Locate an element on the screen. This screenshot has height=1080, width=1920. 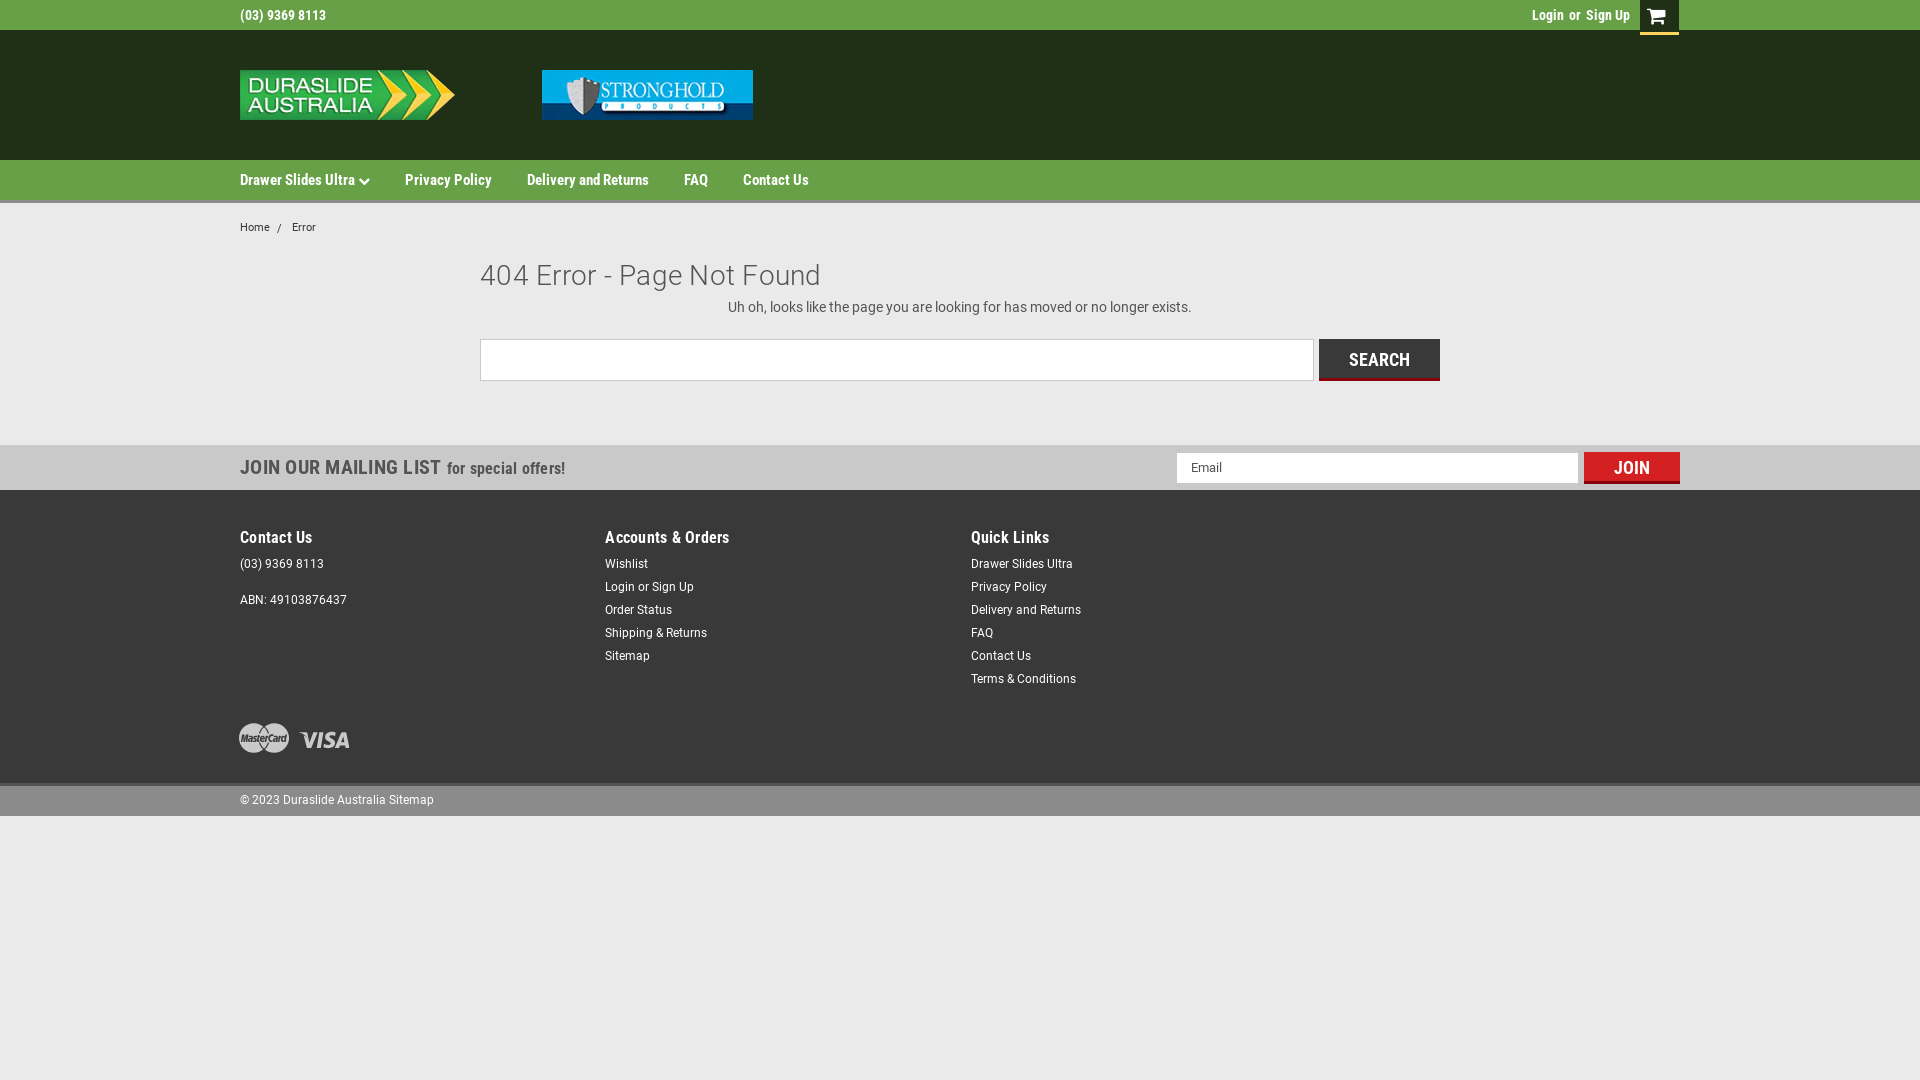
'Order Status' is located at coordinates (637, 608).